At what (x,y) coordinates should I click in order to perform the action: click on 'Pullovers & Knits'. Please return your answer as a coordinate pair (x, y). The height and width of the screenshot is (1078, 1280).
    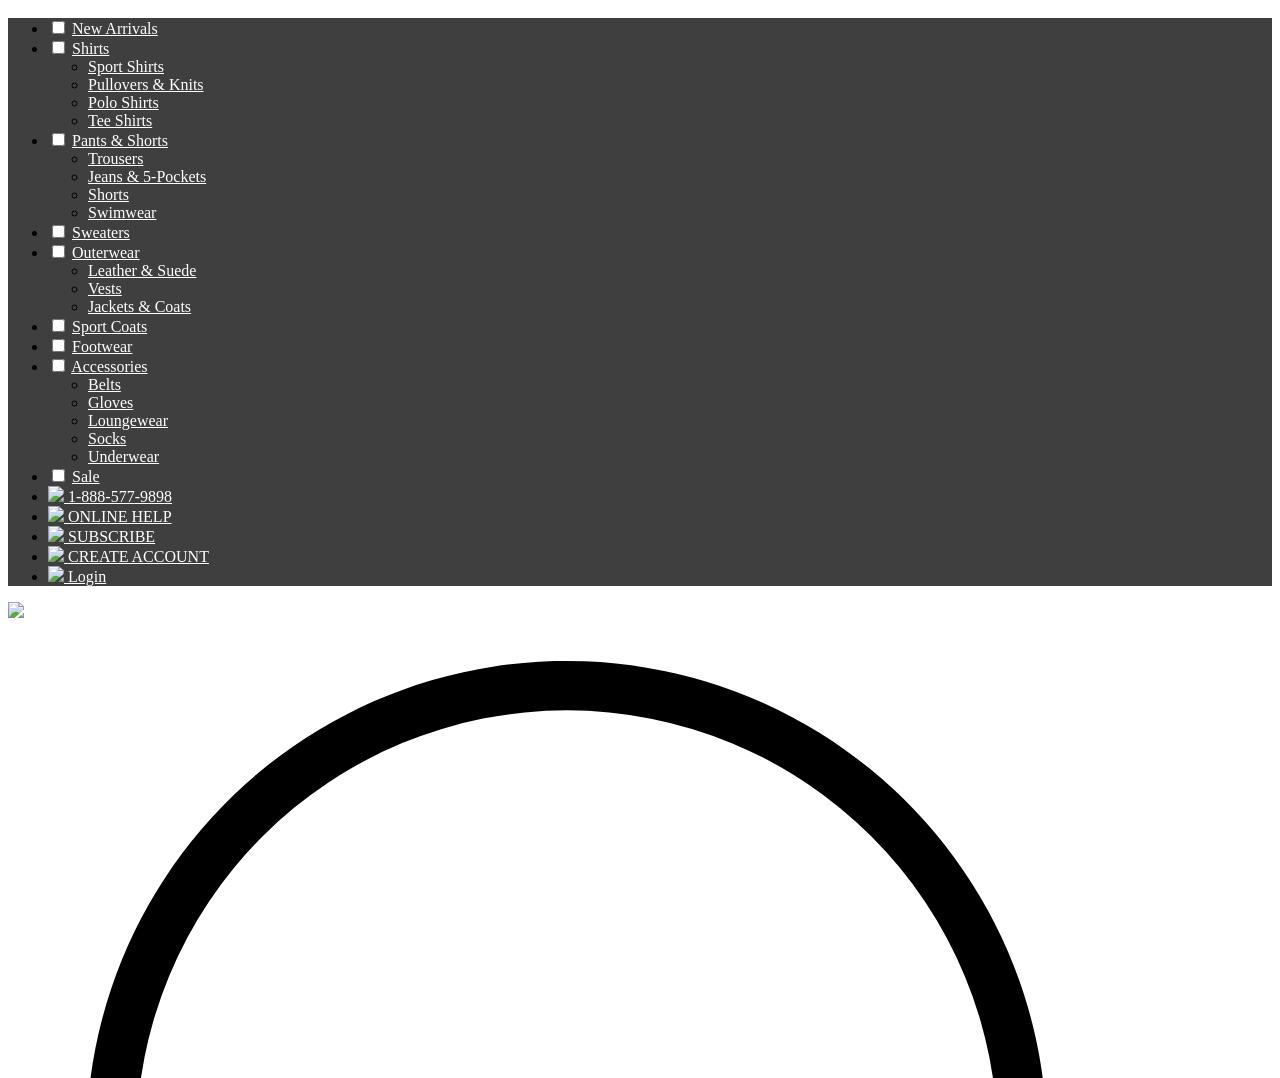
    Looking at the image, I should click on (144, 83).